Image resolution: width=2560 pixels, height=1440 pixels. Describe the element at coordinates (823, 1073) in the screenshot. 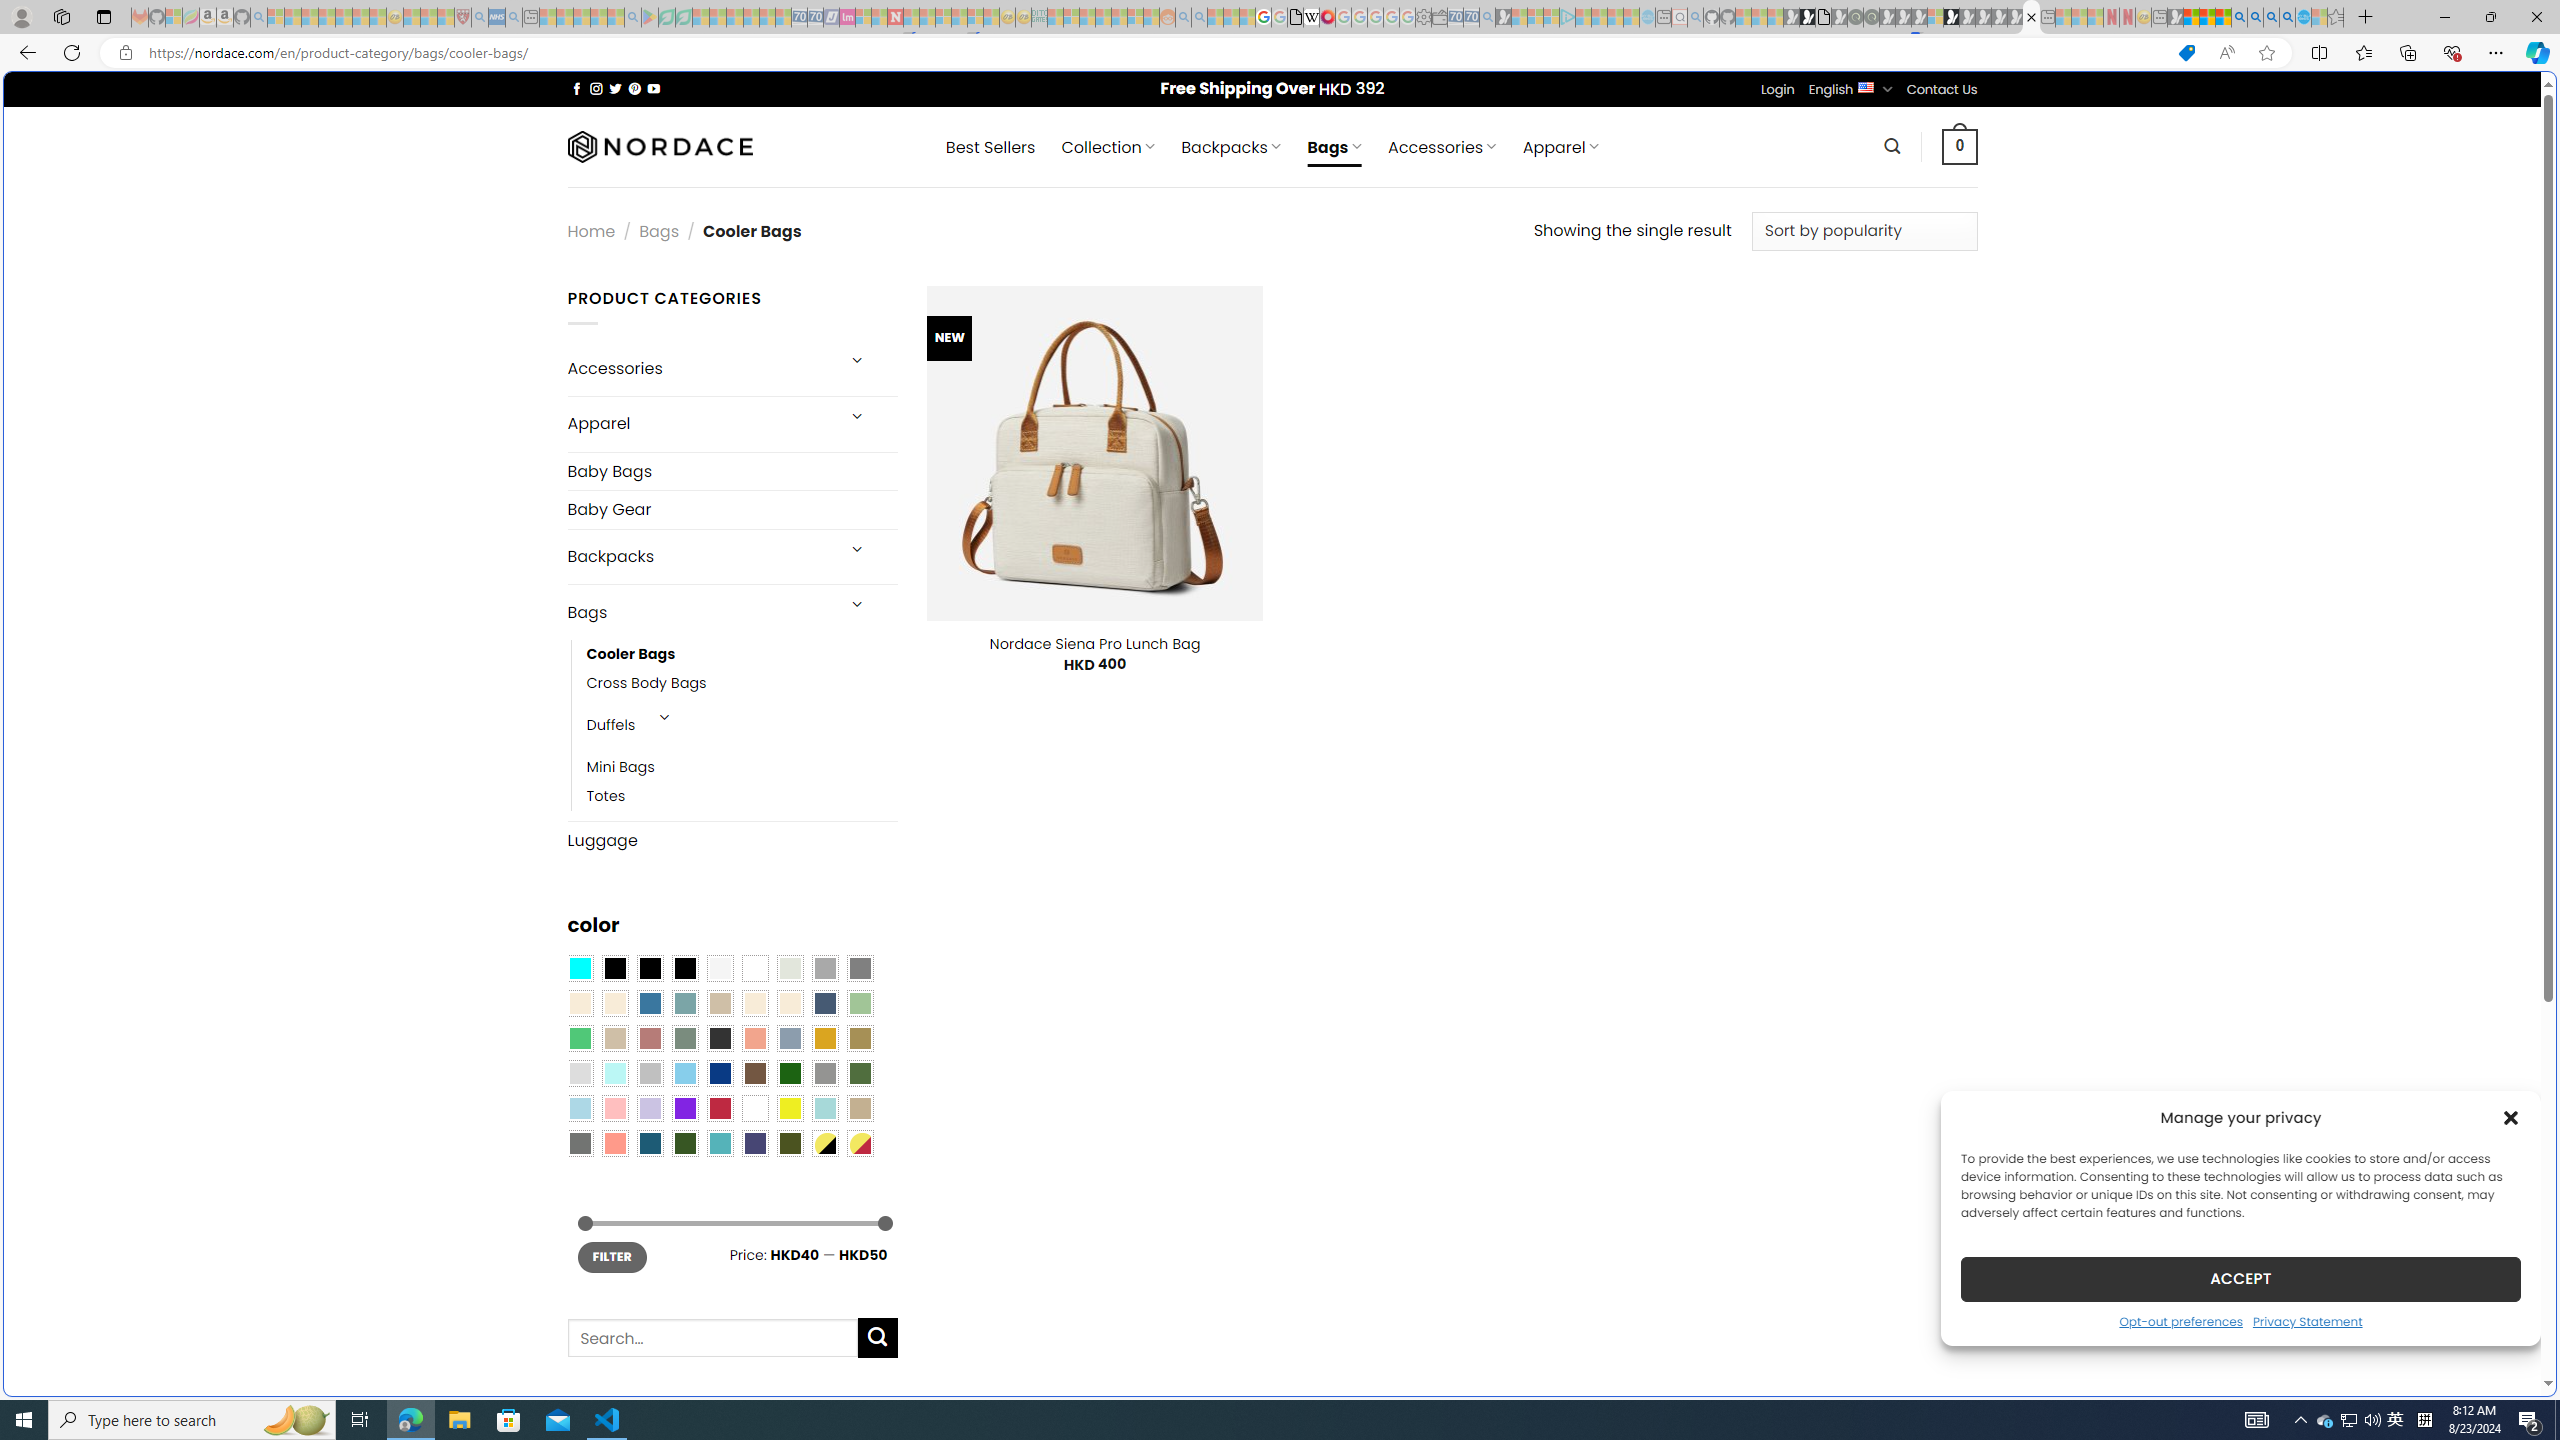

I see `'Gray'` at that location.